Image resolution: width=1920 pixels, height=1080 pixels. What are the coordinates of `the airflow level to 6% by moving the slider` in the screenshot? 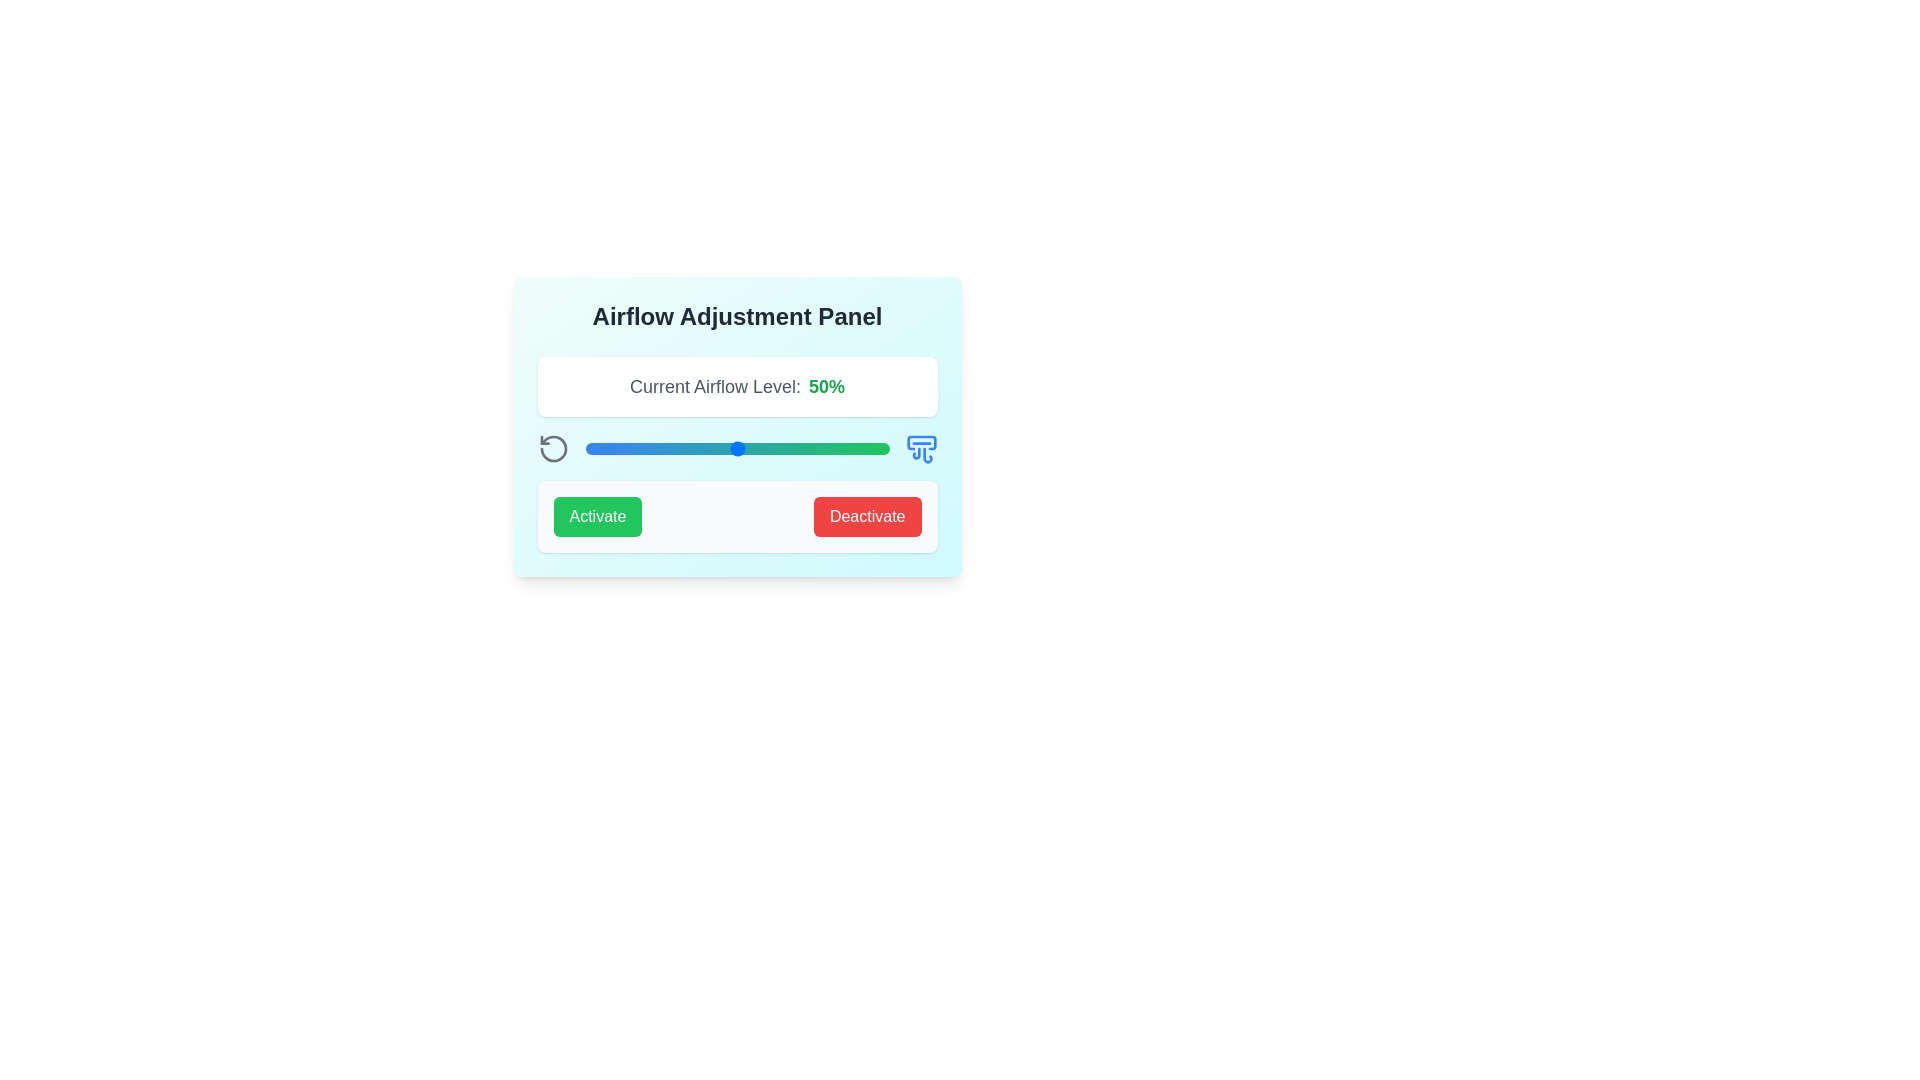 It's located at (602, 447).